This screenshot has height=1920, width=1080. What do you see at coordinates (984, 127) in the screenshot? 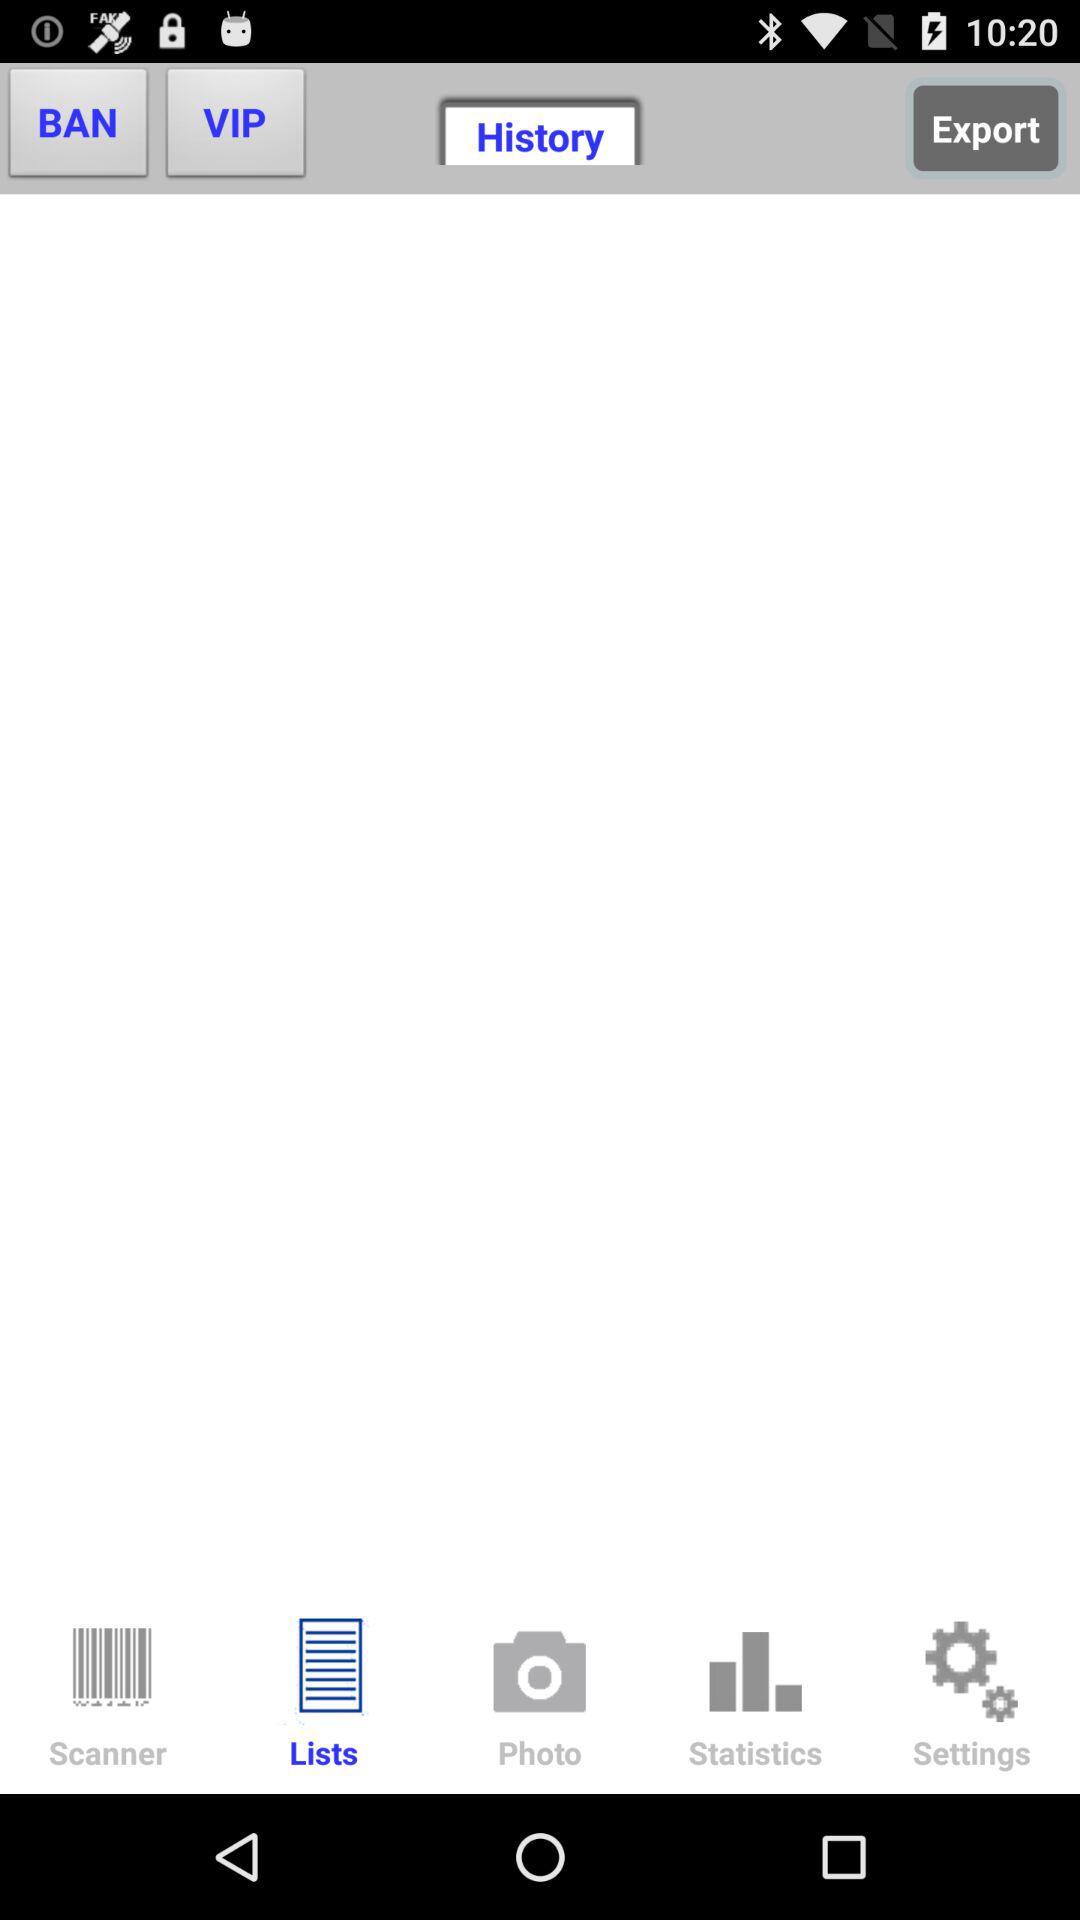
I see `icon at the top right corner` at bounding box center [984, 127].